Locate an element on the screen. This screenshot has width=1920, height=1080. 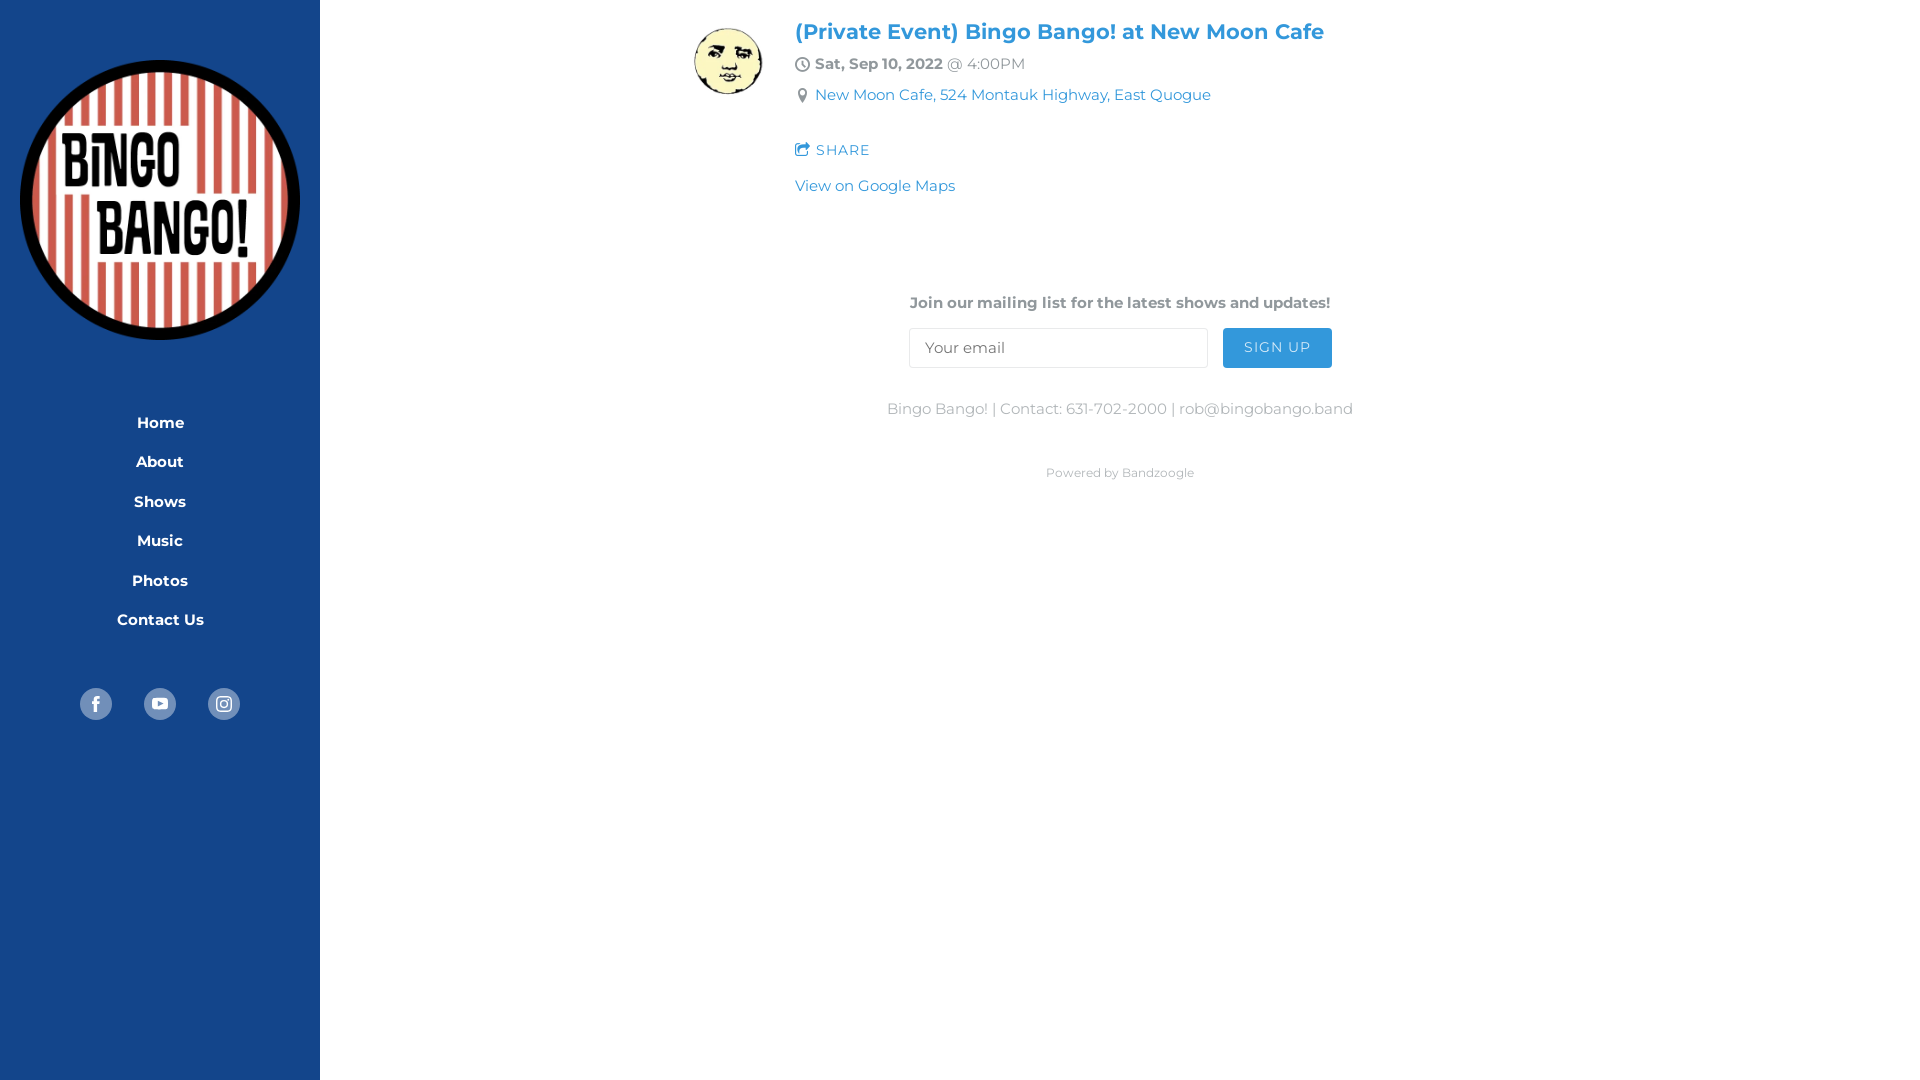
'Photos' is located at coordinates (158, 581).